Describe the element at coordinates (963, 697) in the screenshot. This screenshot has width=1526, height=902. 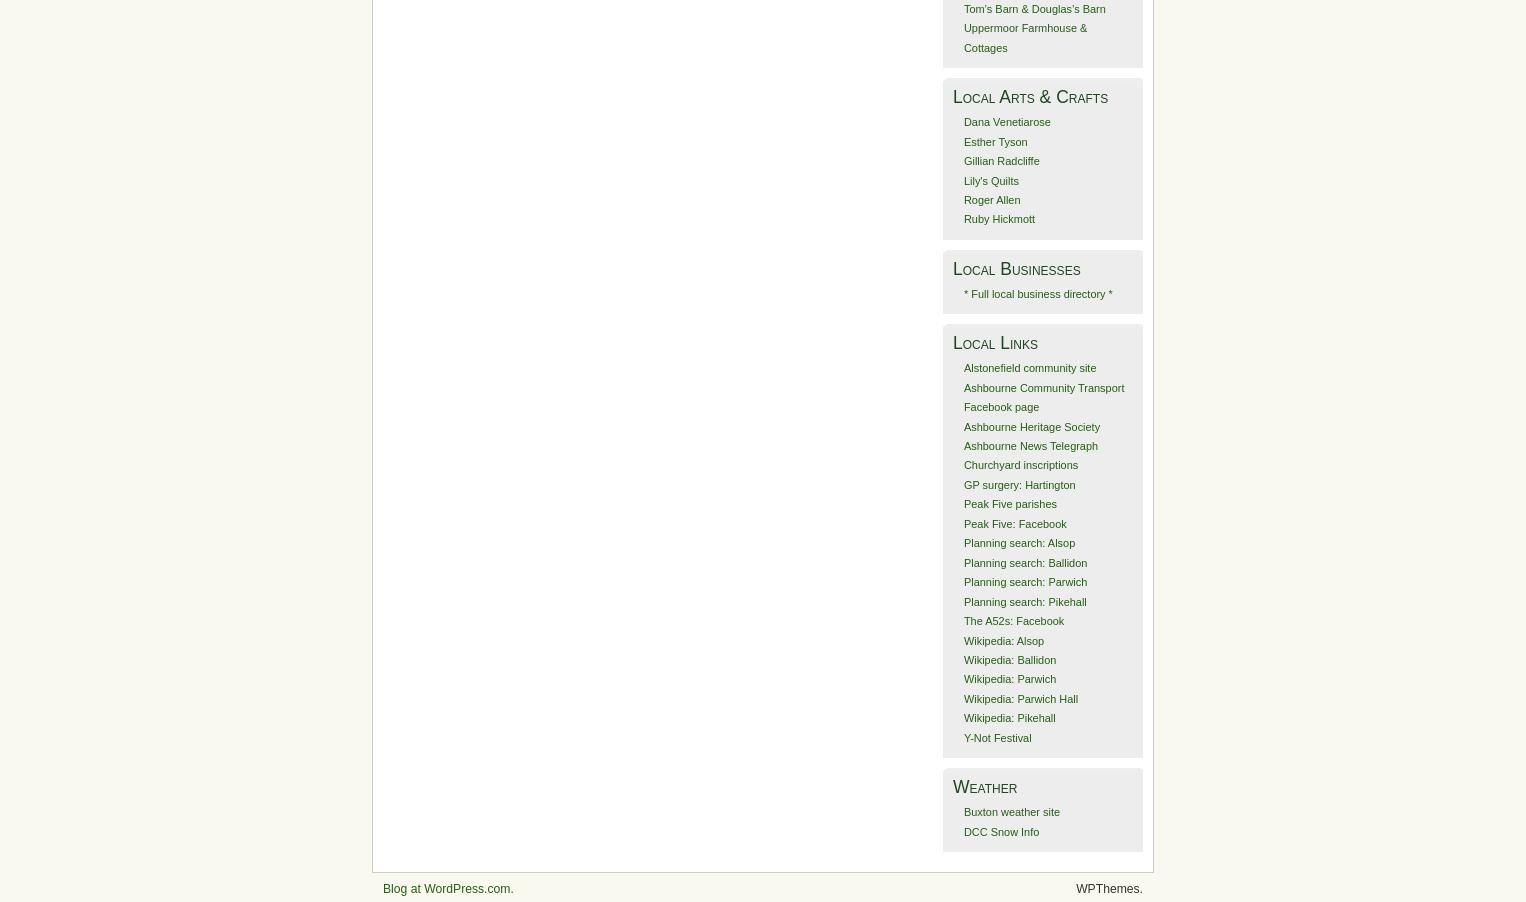
I see `'Wikipedia: Parwich Hall'` at that location.